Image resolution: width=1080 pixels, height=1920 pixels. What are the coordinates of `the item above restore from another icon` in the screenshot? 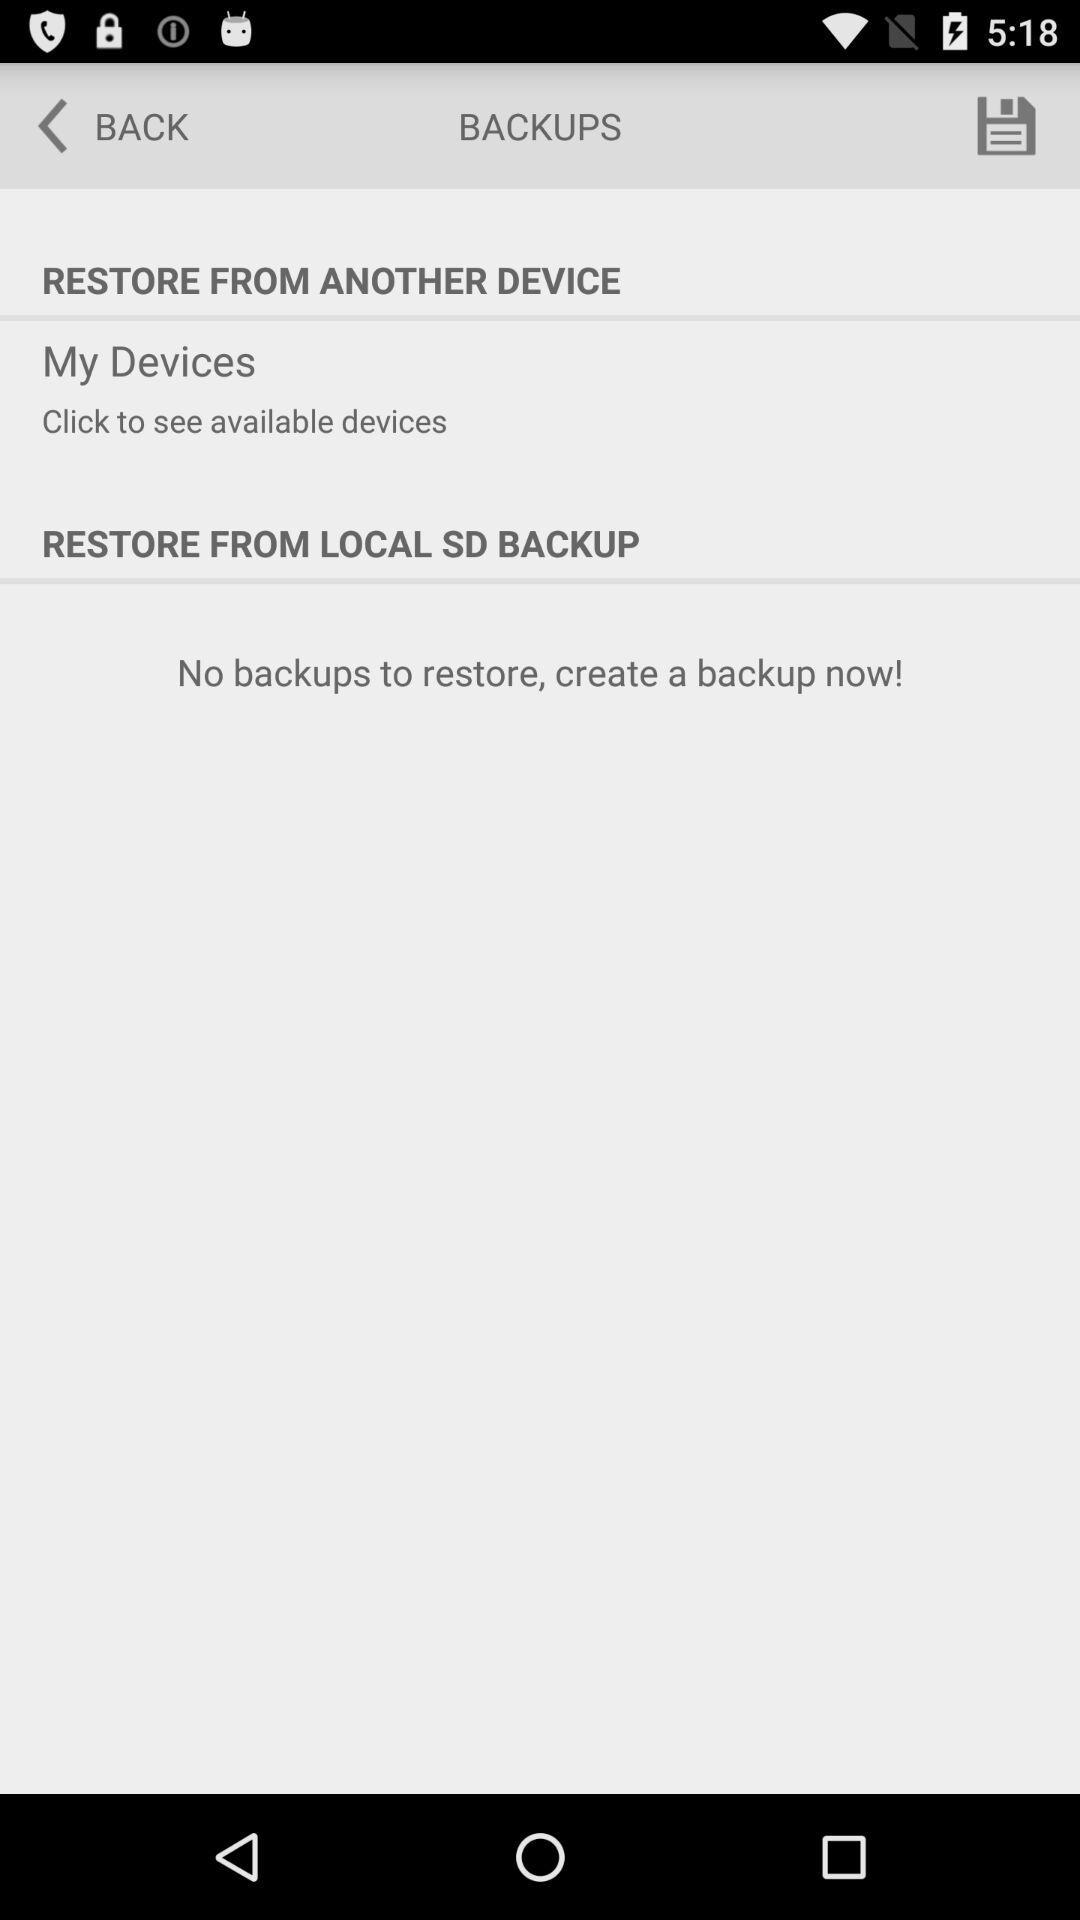 It's located at (1006, 124).